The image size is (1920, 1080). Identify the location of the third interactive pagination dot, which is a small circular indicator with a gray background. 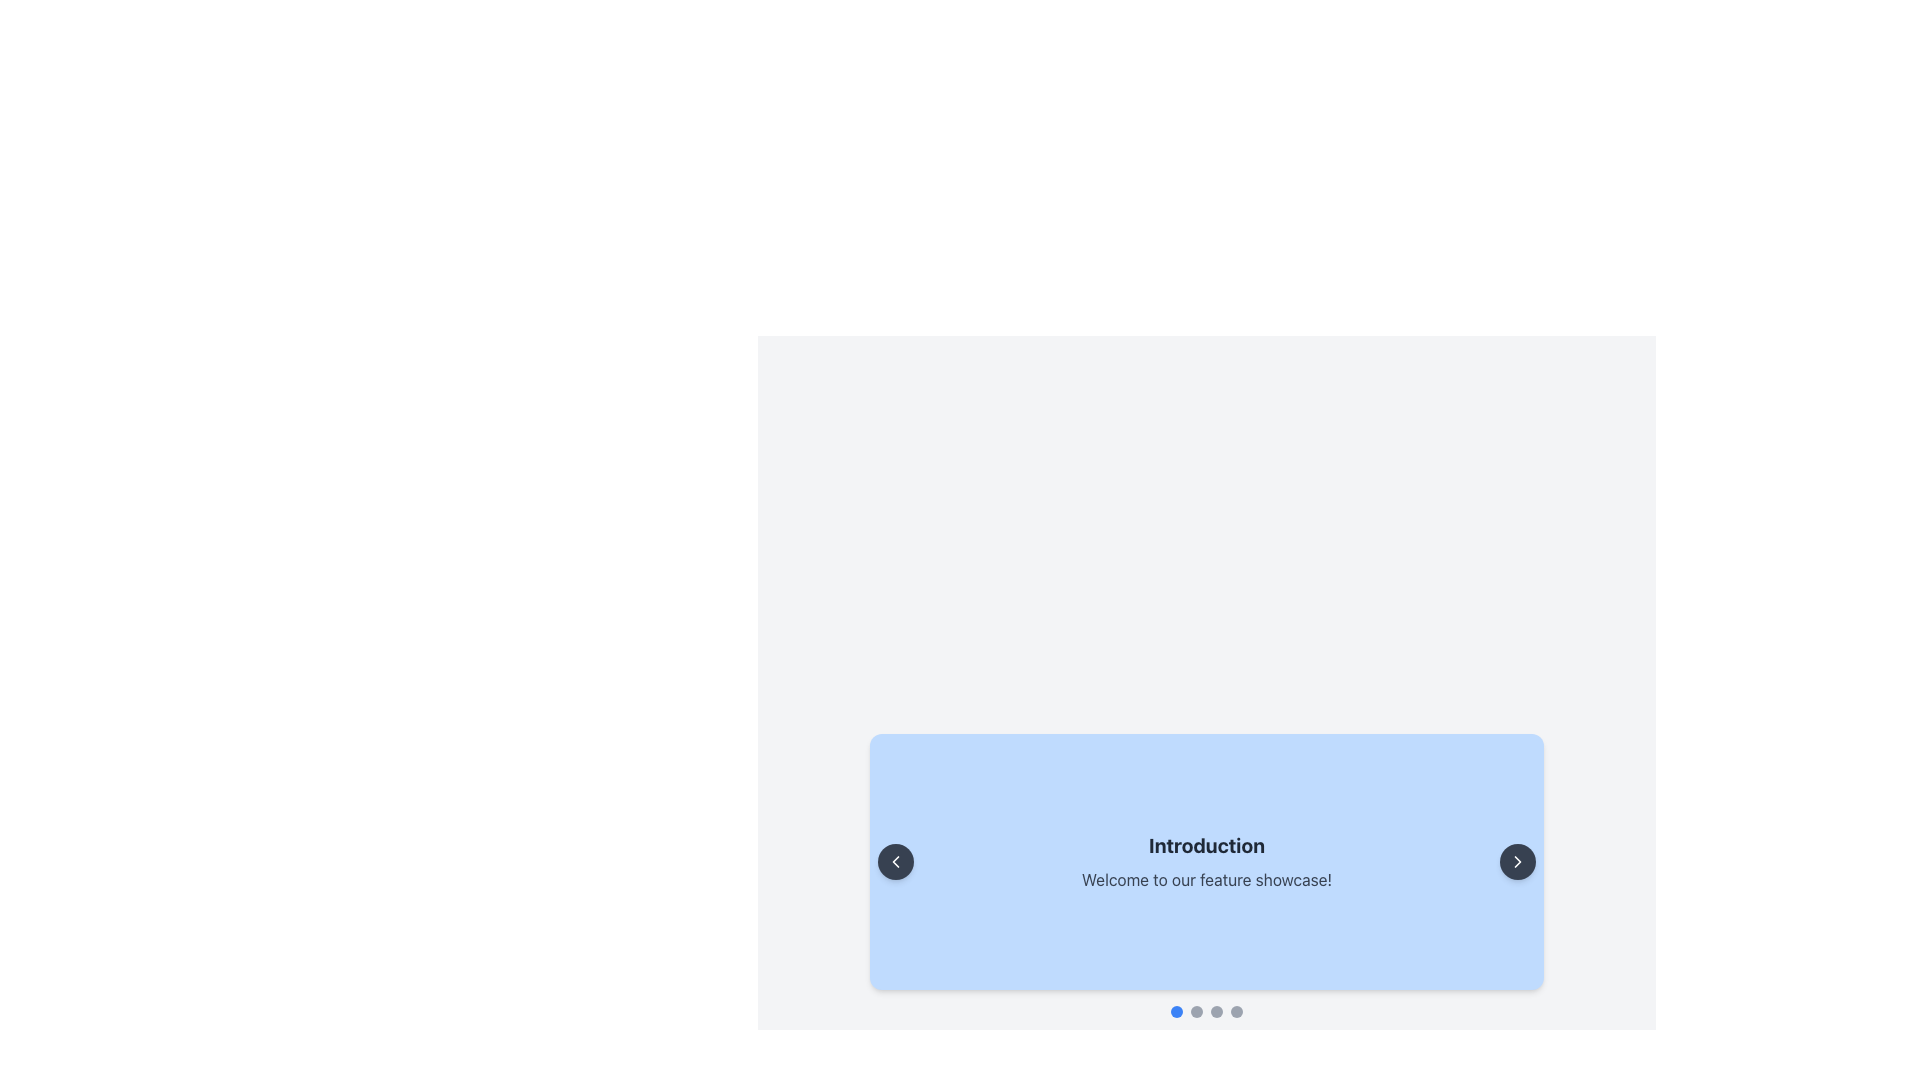
(1216, 1011).